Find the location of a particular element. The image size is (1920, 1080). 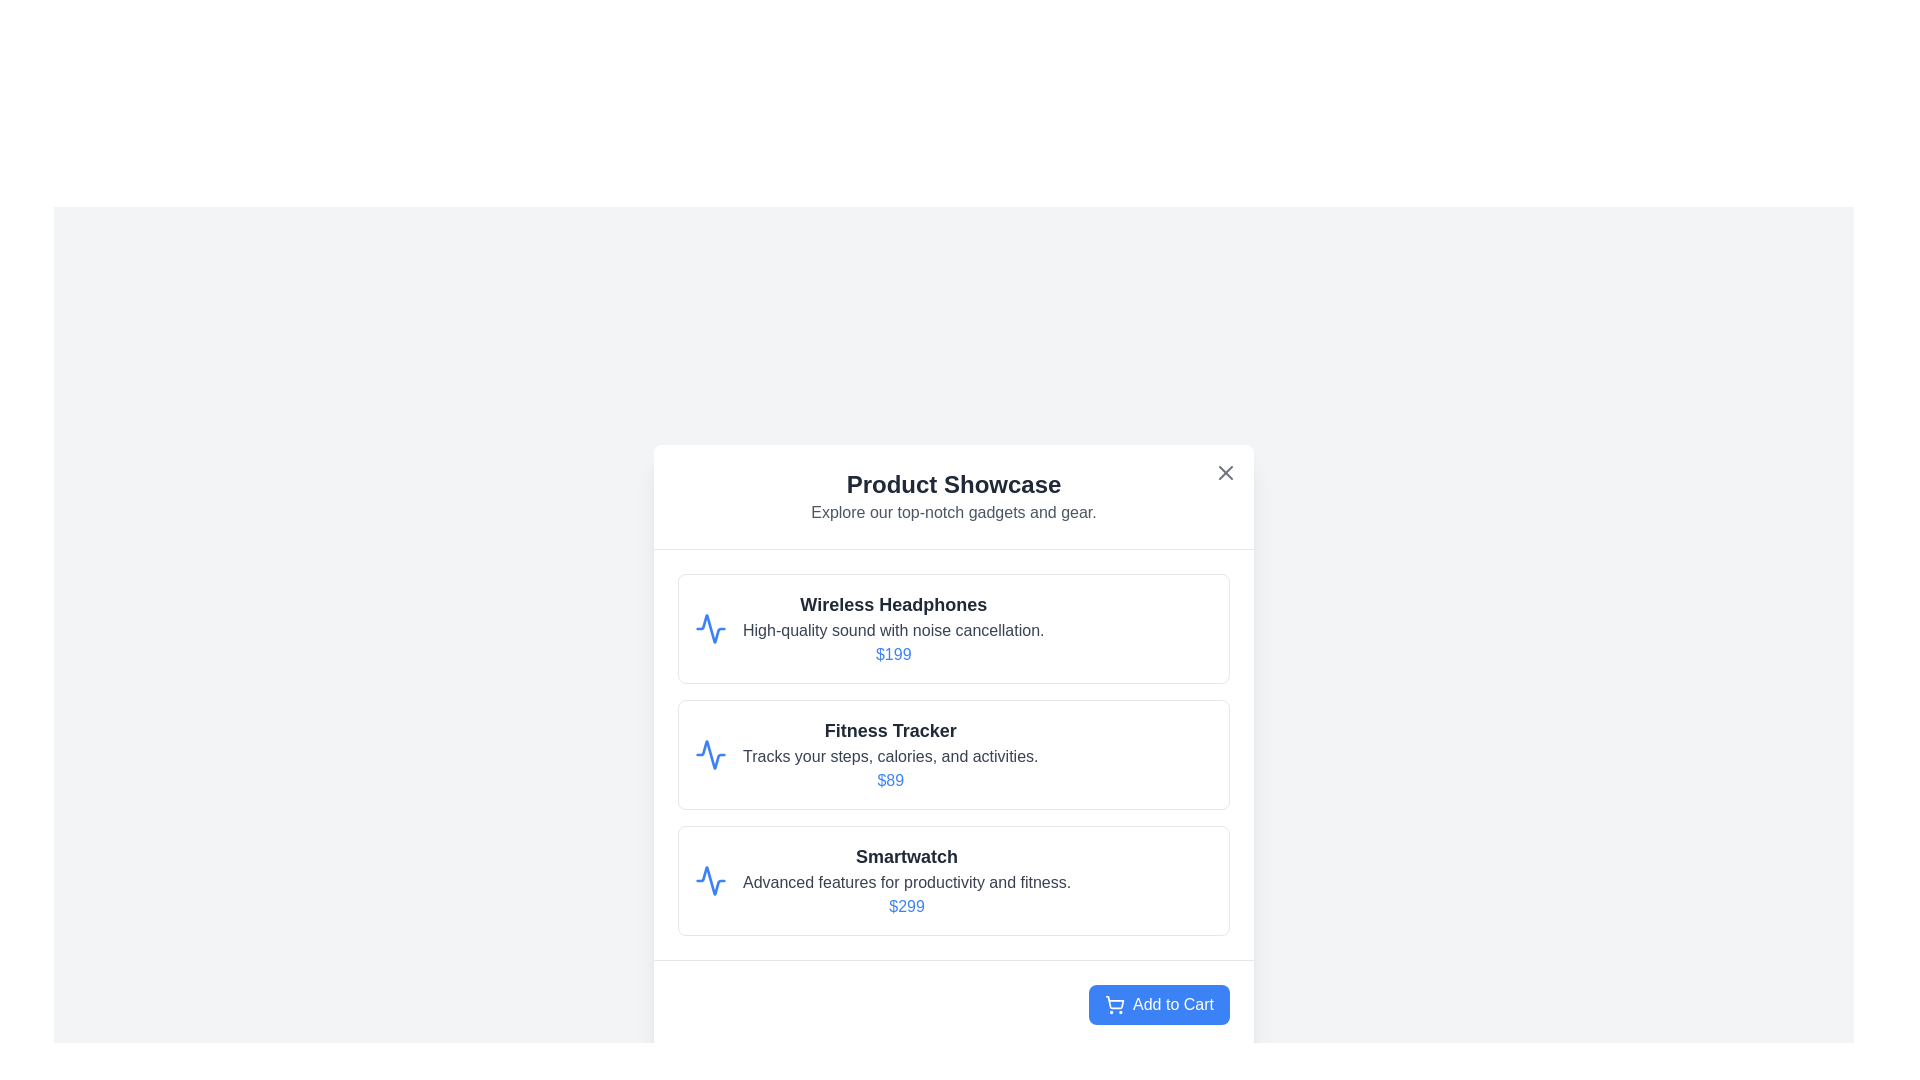

the close button icon located in the top-right corner of the 'Product Showcase' card is located at coordinates (1224, 473).